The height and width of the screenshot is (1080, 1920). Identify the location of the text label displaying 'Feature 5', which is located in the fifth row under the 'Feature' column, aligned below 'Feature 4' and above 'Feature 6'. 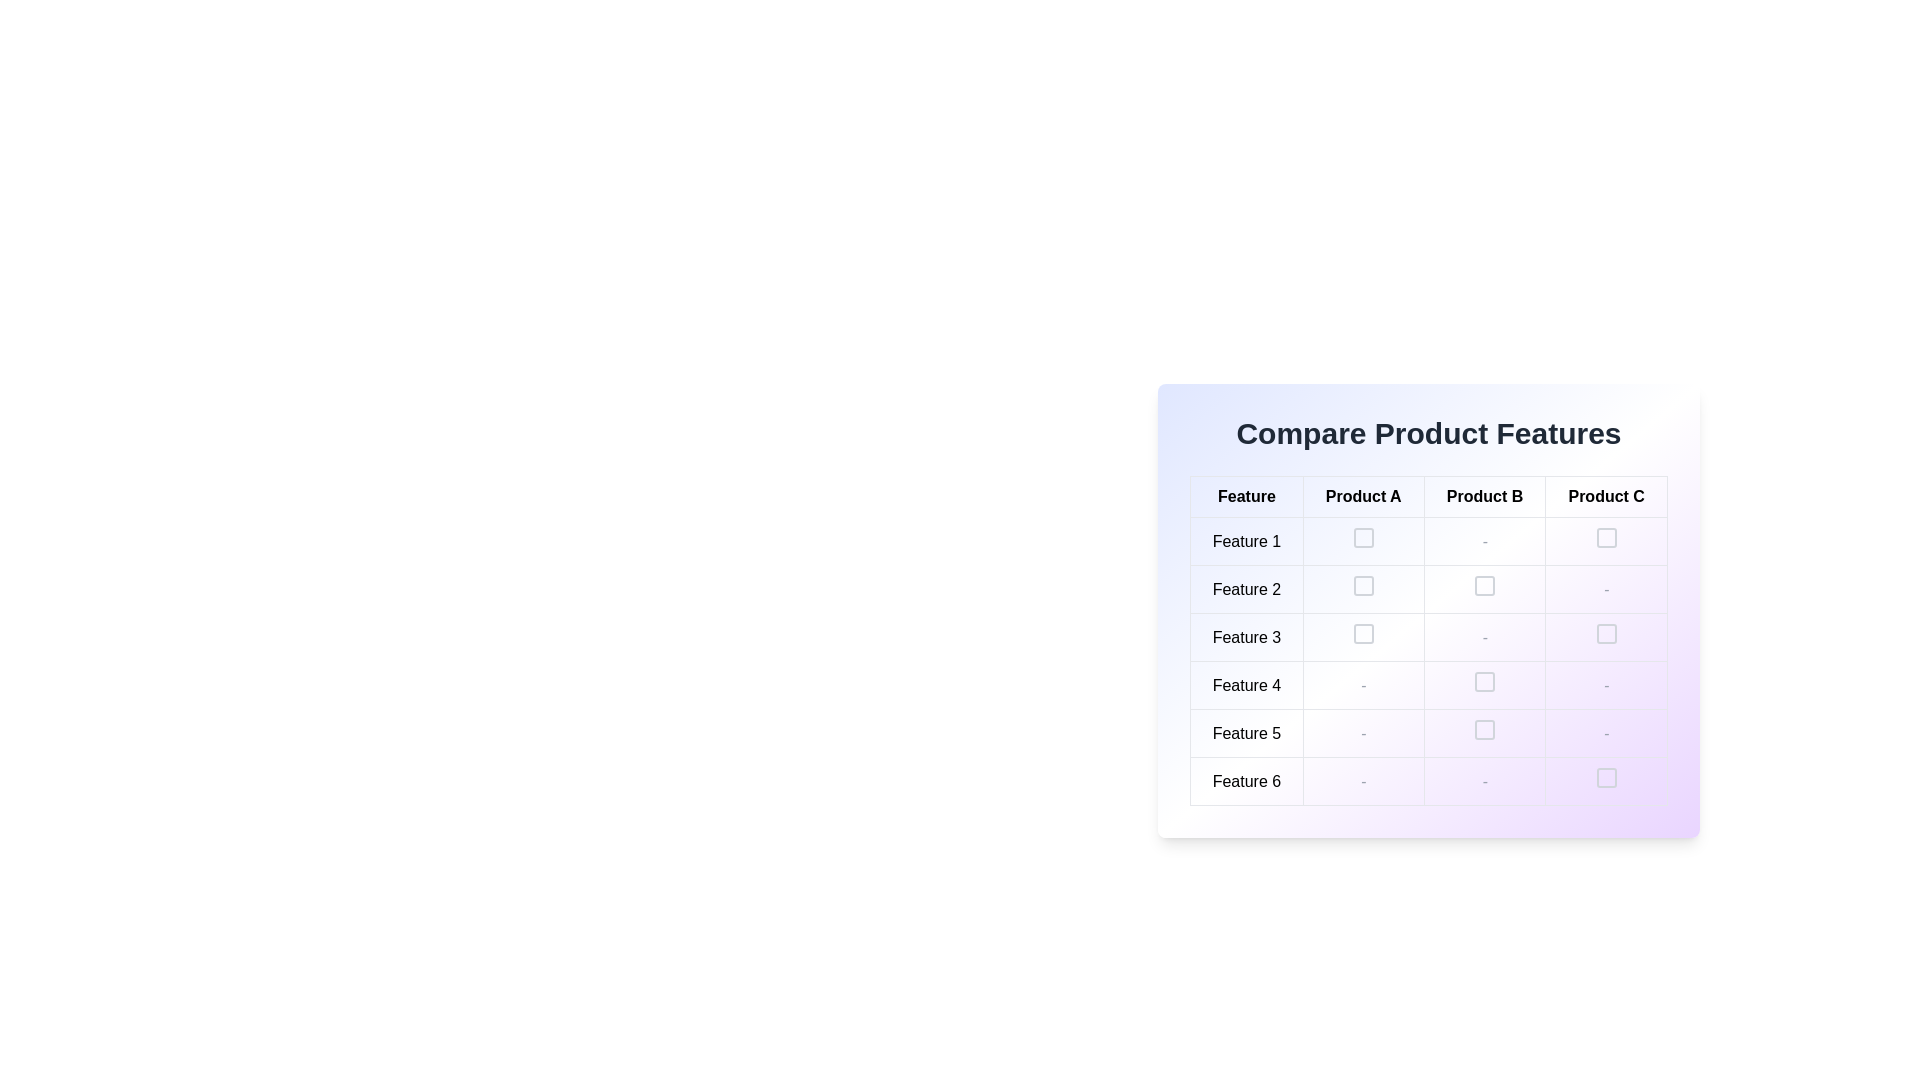
(1245, 733).